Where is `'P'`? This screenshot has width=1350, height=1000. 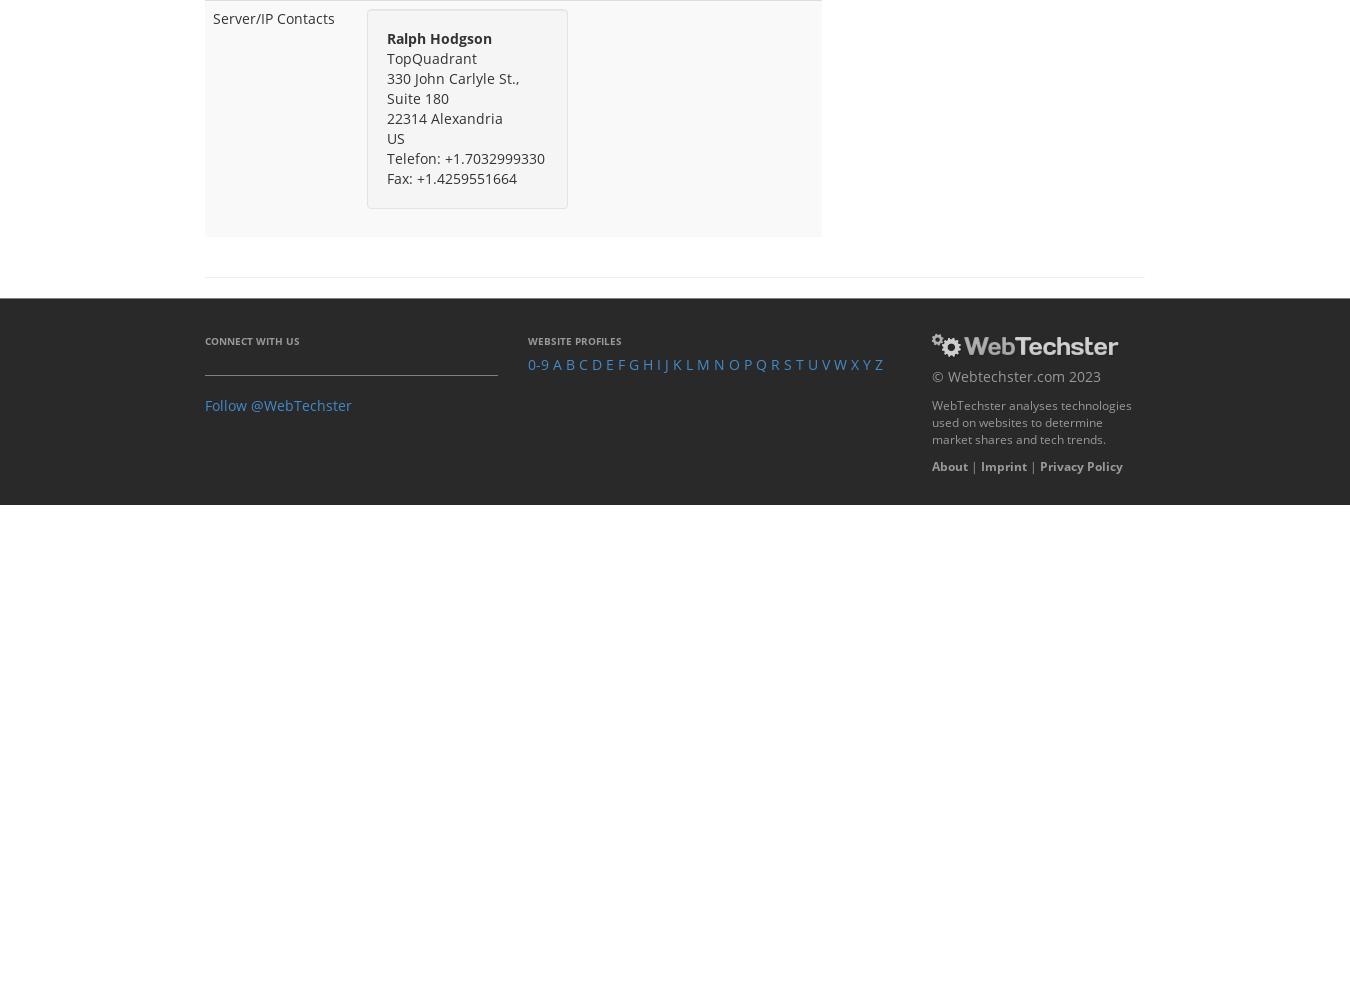 'P' is located at coordinates (747, 362).